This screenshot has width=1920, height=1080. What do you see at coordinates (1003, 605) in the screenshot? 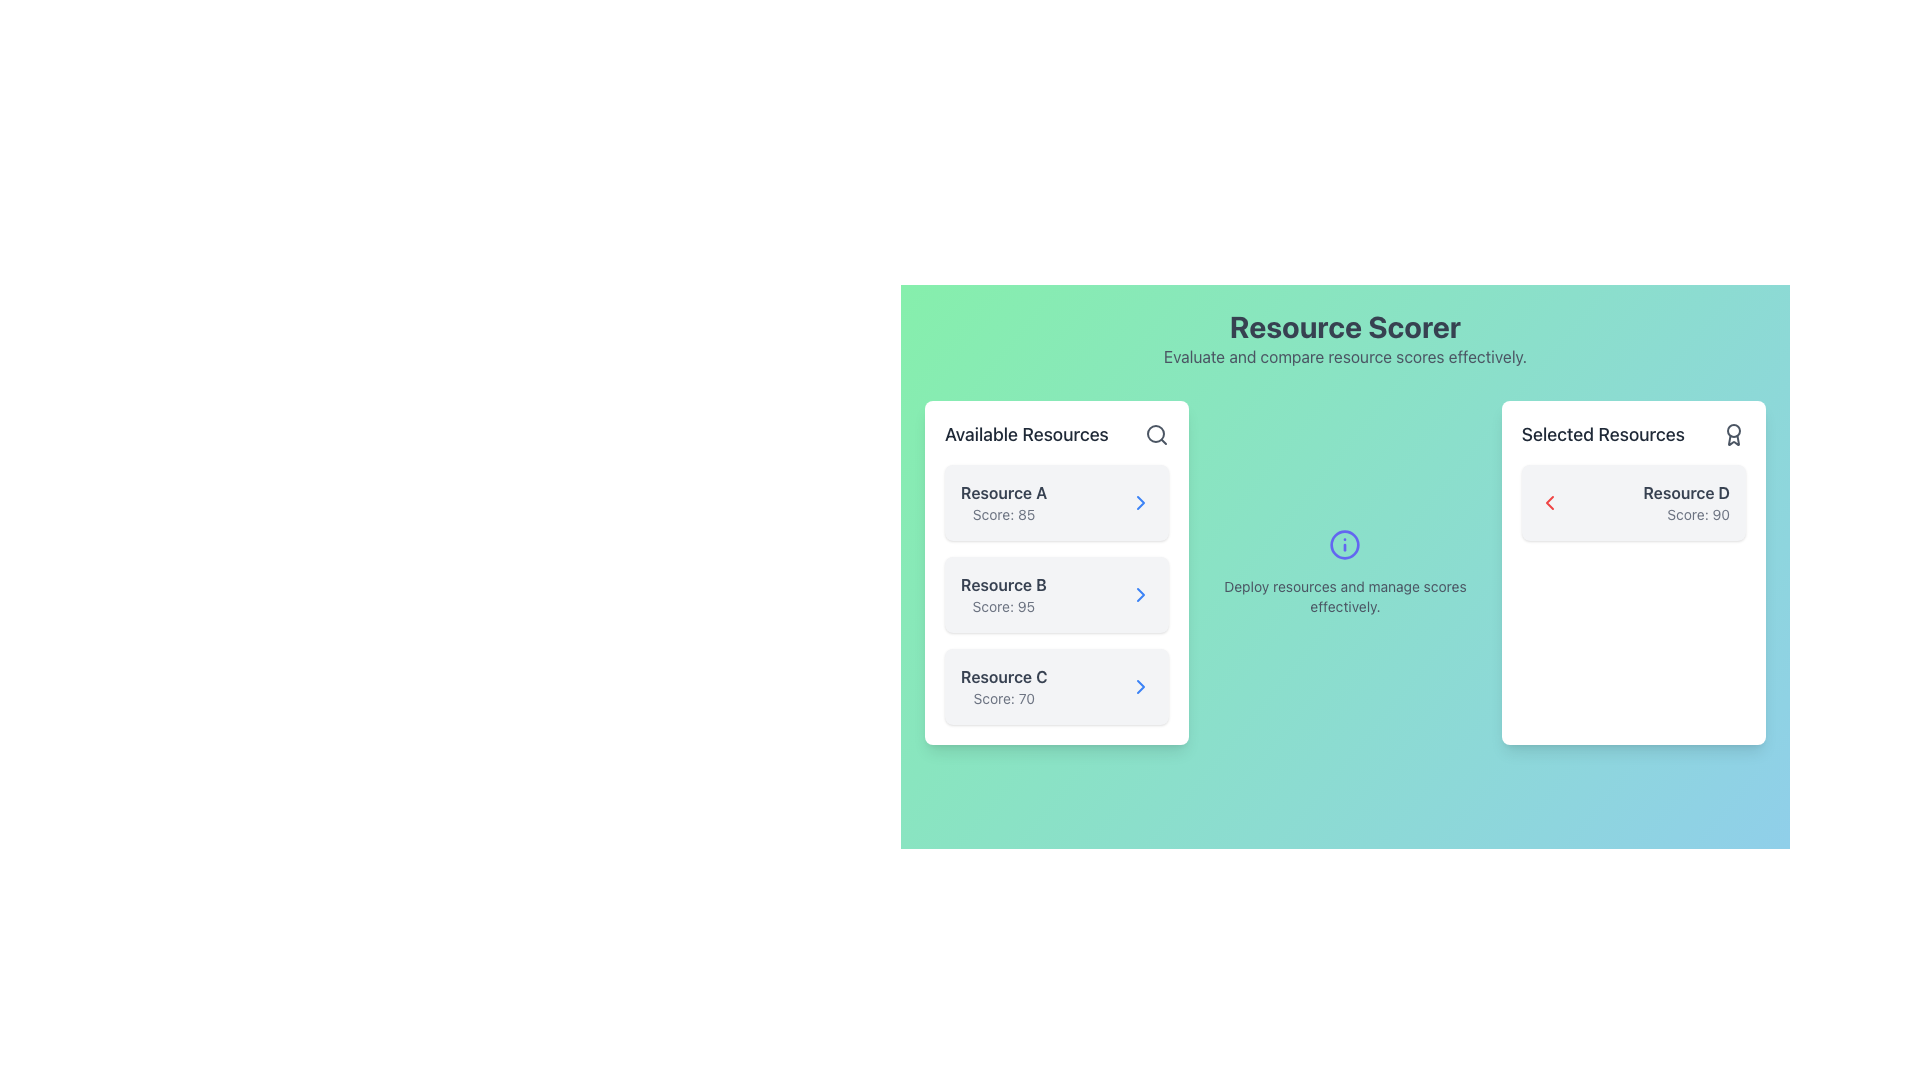
I see `informational text displaying the numeric score associated with 'Resource B', located below its title in the 'Available Resources' section` at bounding box center [1003, 605].